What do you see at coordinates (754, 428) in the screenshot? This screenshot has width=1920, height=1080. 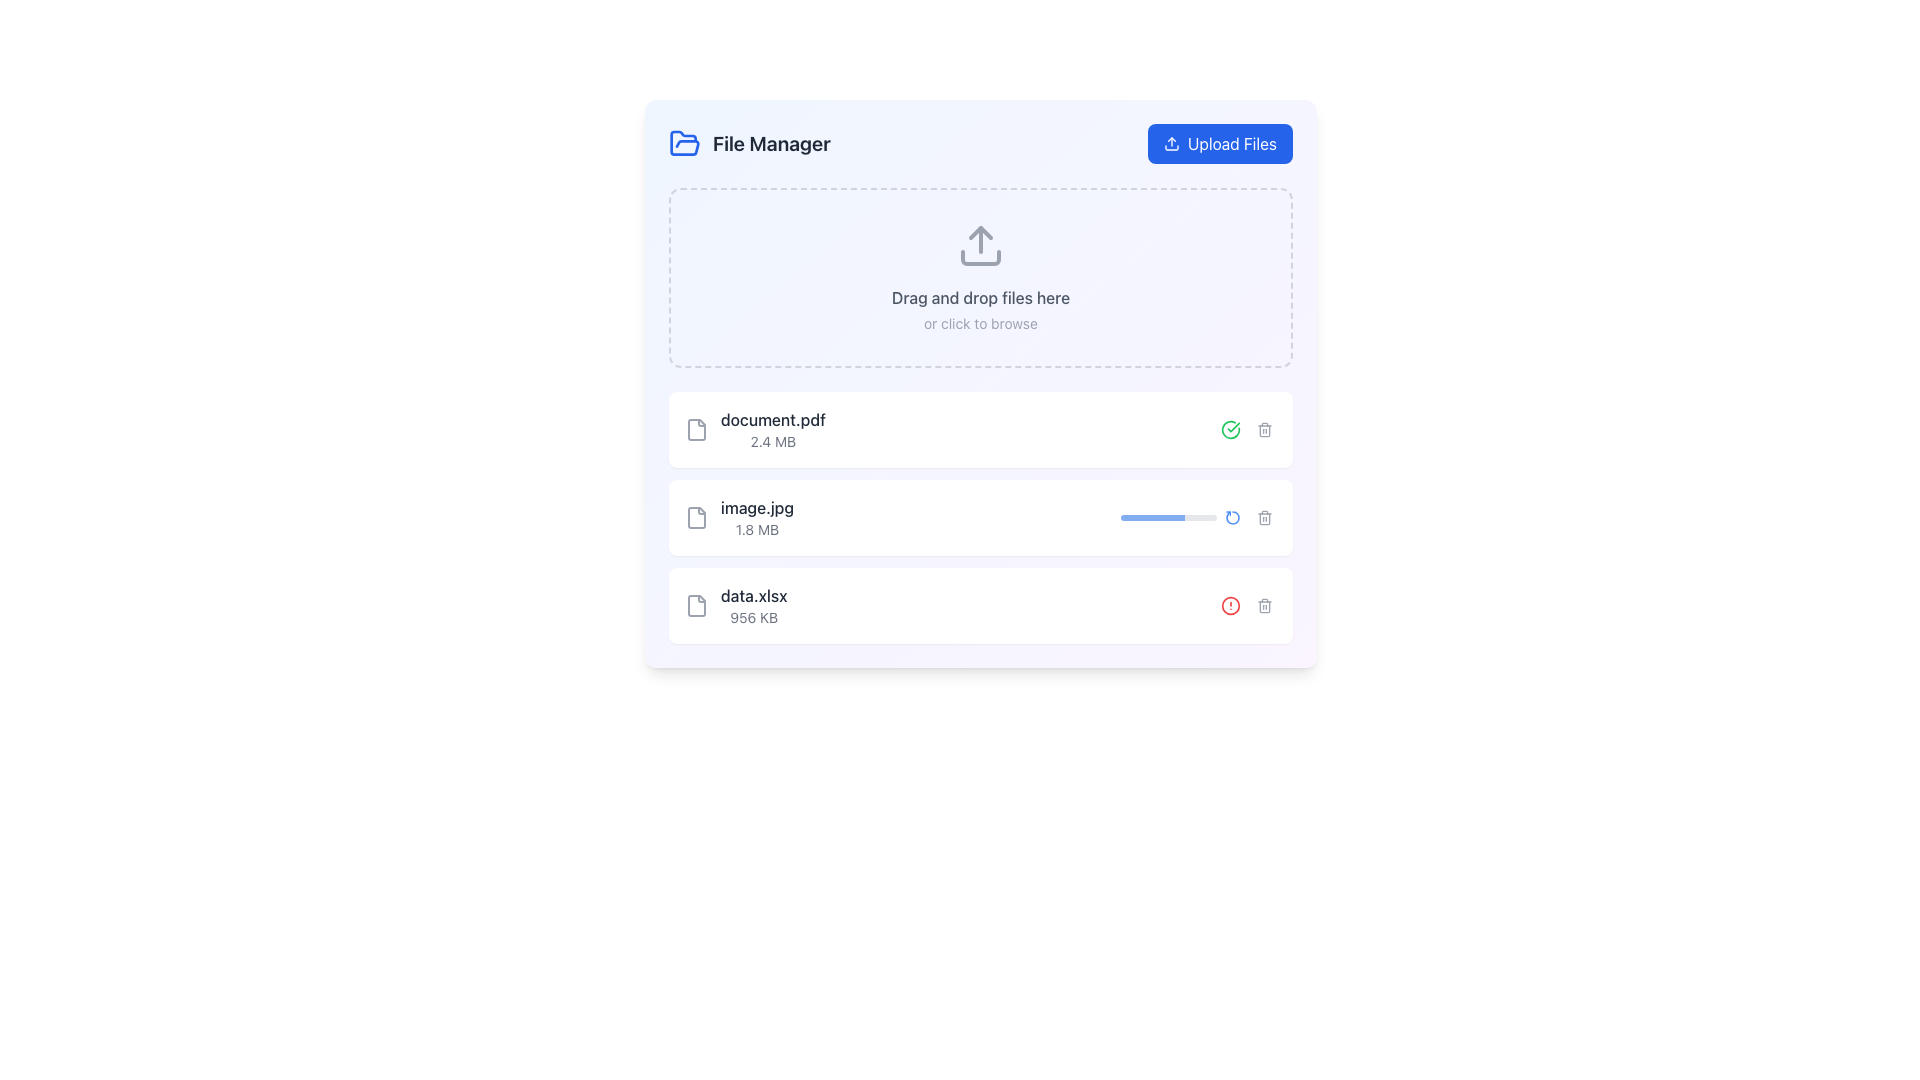 I see `text of the Label displaying 'document.pdf' with file size '2.4 MB', which is the first file entry in the File Manager interface` at bounding box center [754, 428].